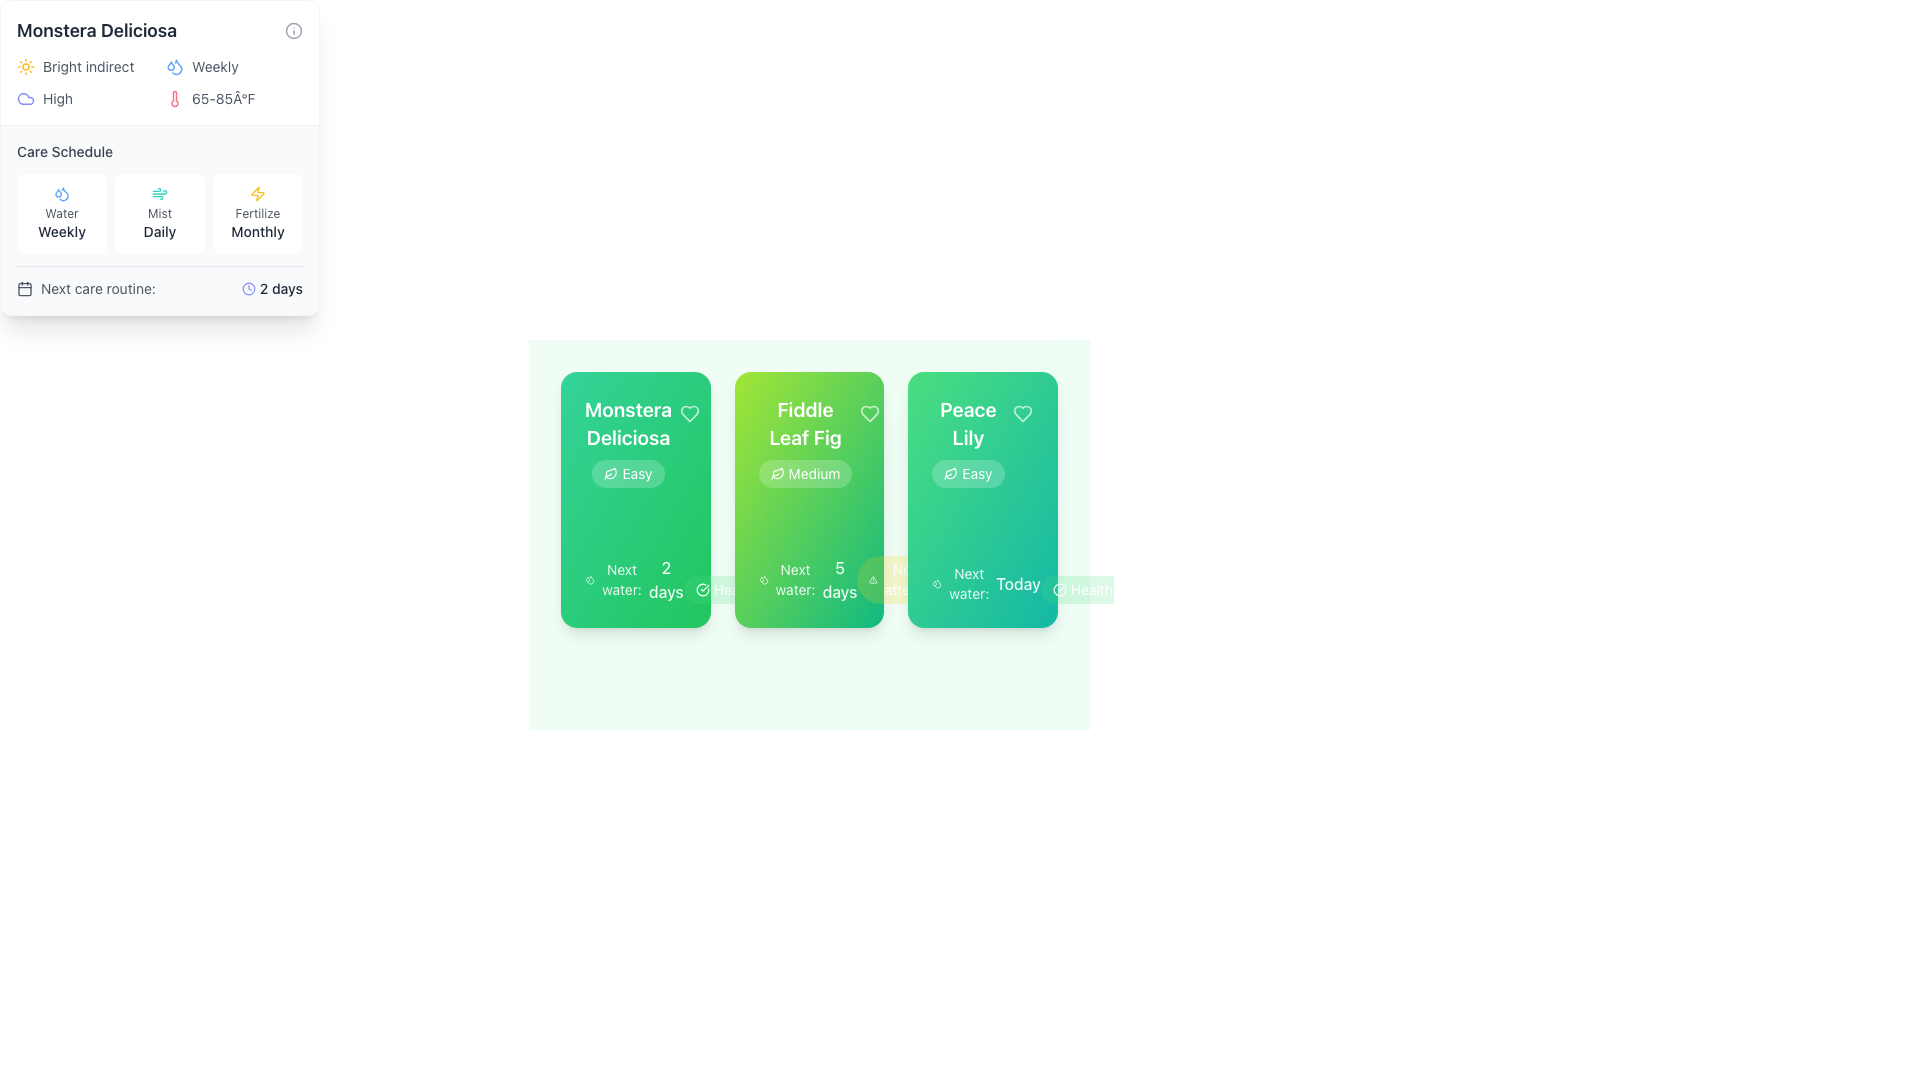 This screenshot has height=1080, width=1920. I want to click on the heart-shaped icon in the top-right corner of the 'Fiddle Leaf Fig' card, so click(870, 412).